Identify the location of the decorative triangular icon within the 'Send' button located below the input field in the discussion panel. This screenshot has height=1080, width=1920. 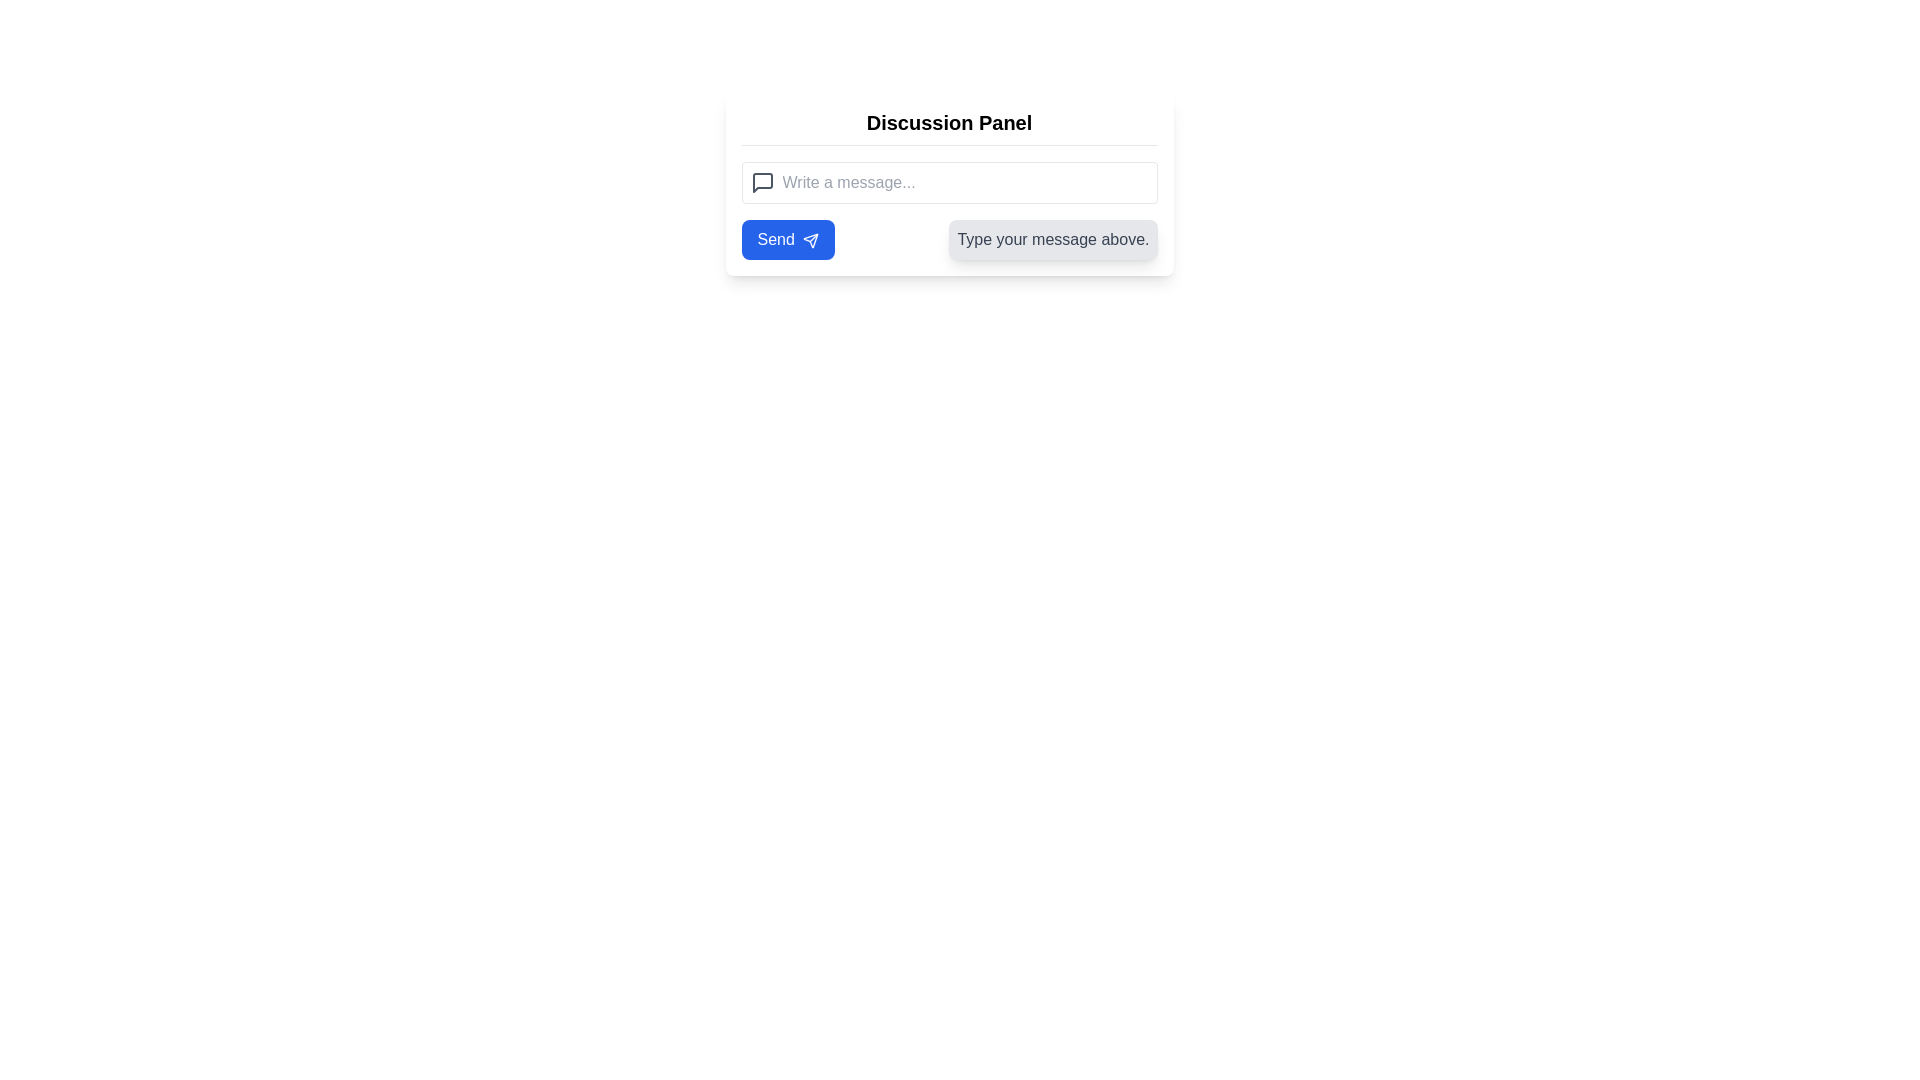
(811, 239).